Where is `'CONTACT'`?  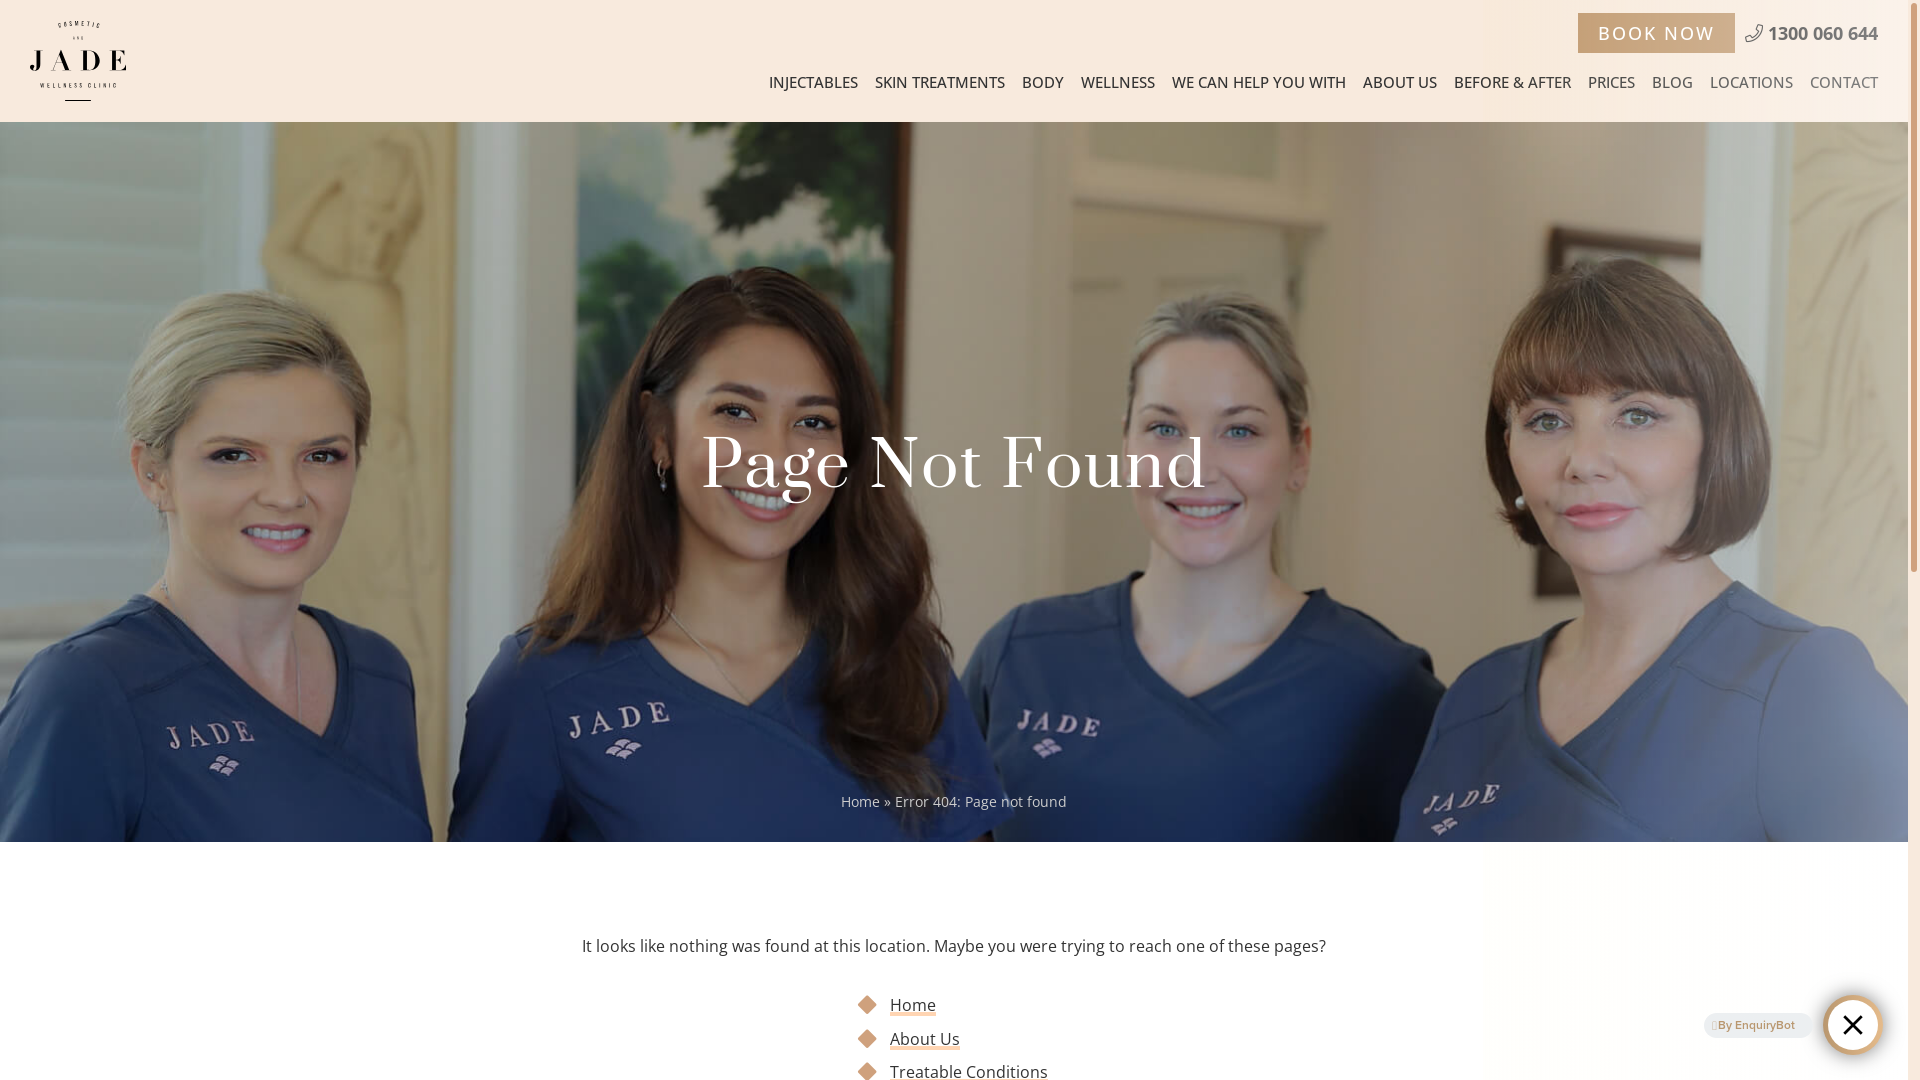 'CONTACT' is located at coordinates (1842, 80).